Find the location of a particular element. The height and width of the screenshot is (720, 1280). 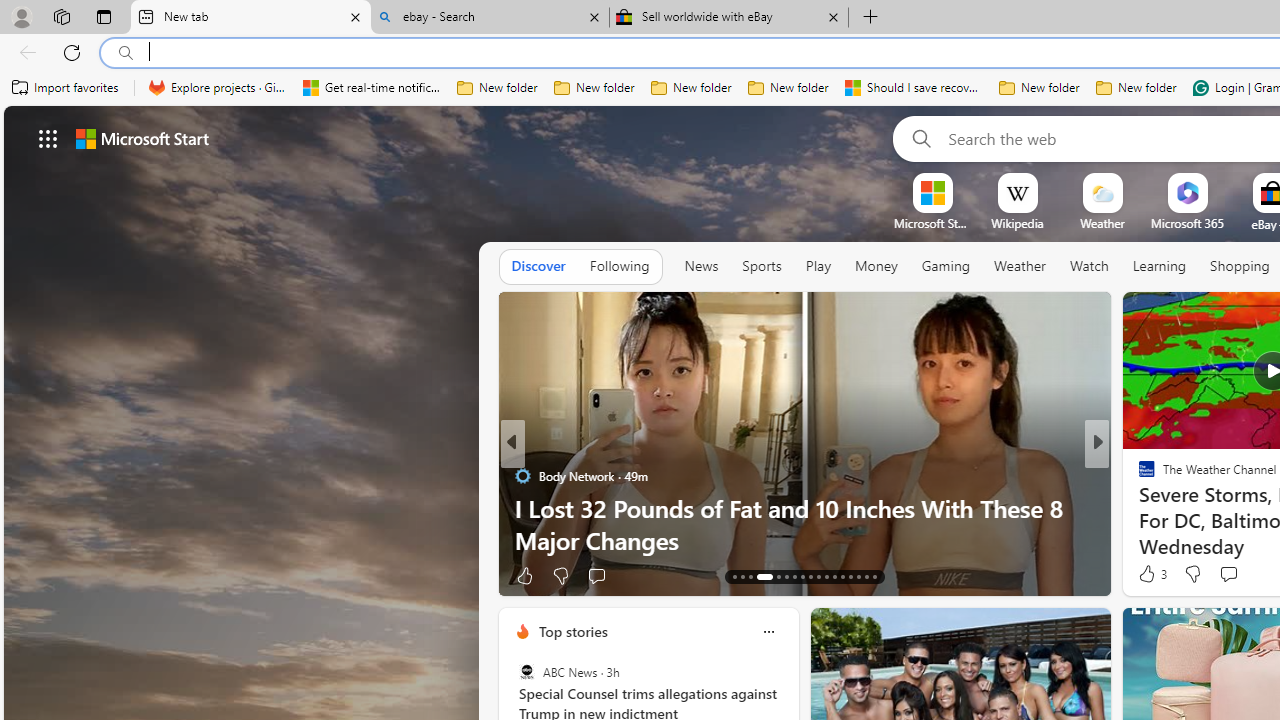

'To get missing image descriptions, open the context menu.' is located at coordinates (931, 192).